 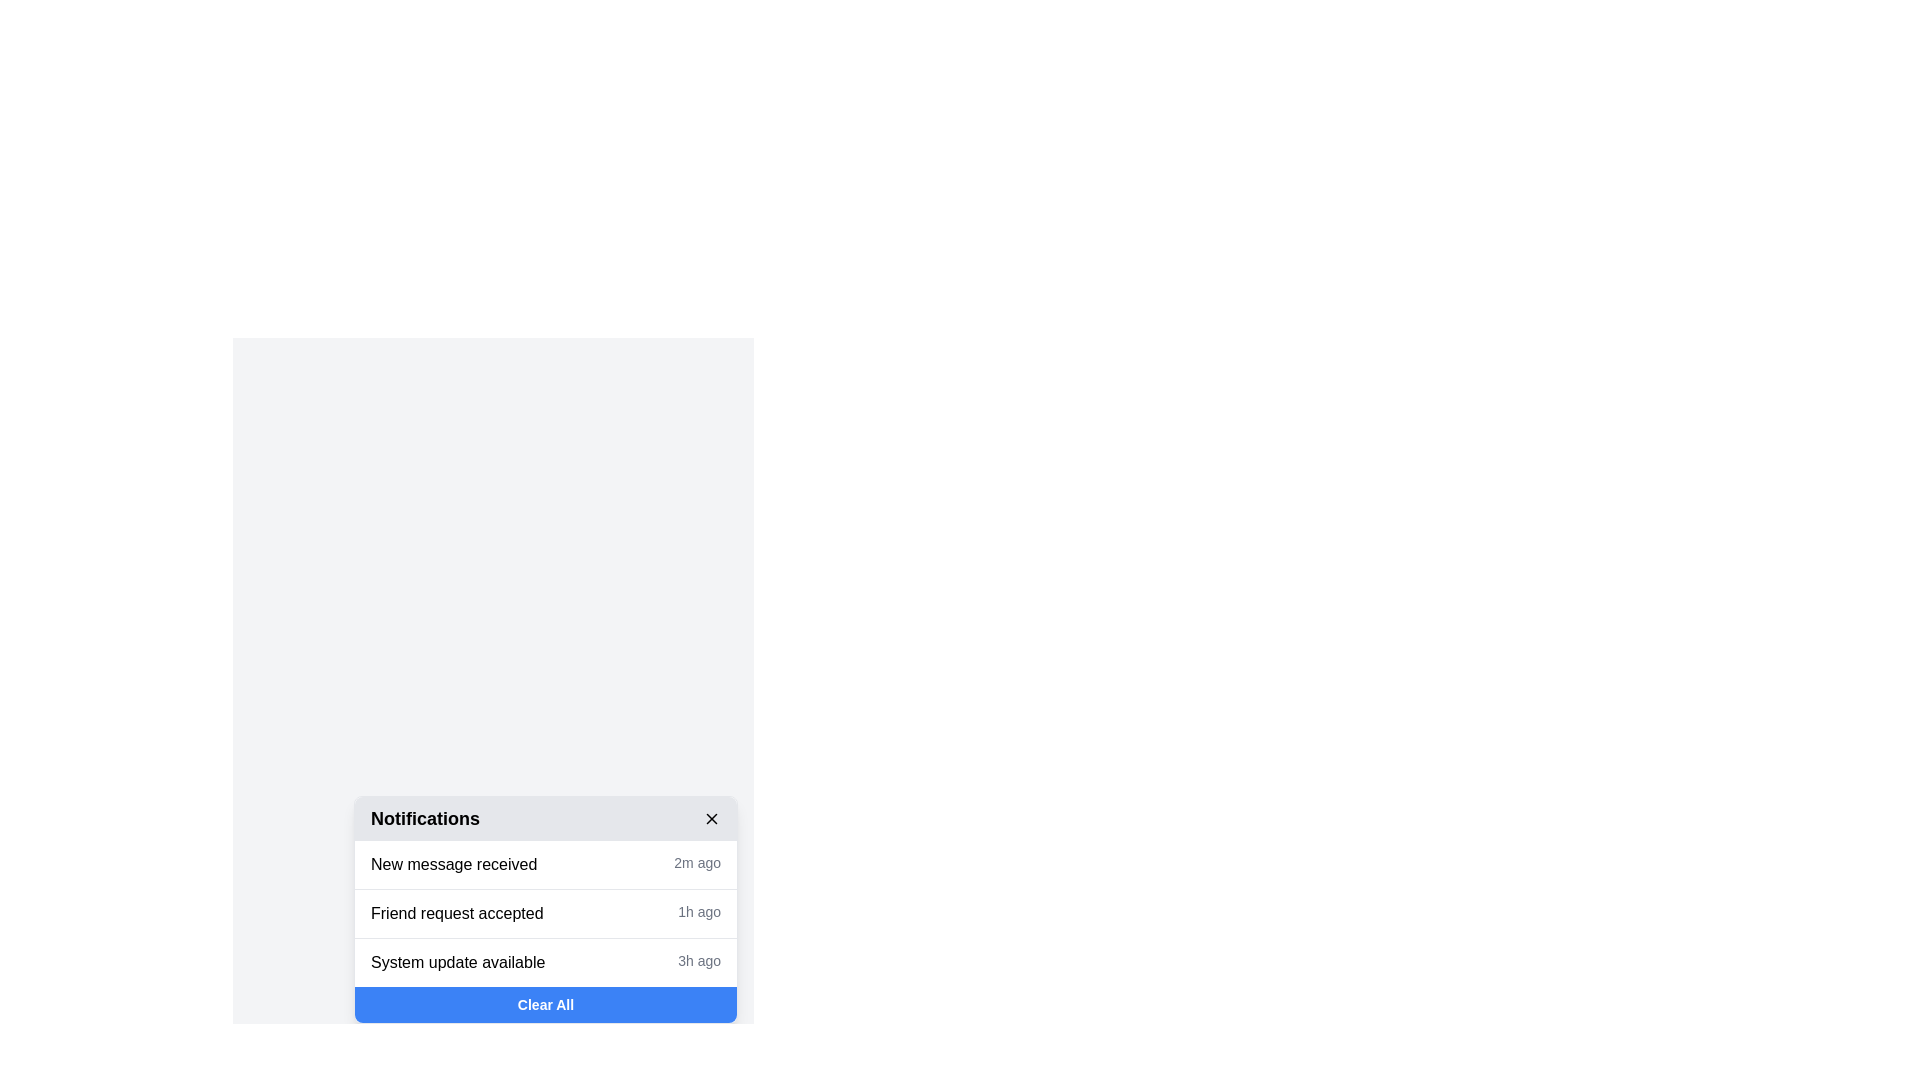 What do you see at coordinates (699, 962) in the screenshot?
I see `time information from the text label displaying '3h ago', which is located on the far-right side of the entry labeled 'System update available' in the notification panel` at bounding box center [699, 962].